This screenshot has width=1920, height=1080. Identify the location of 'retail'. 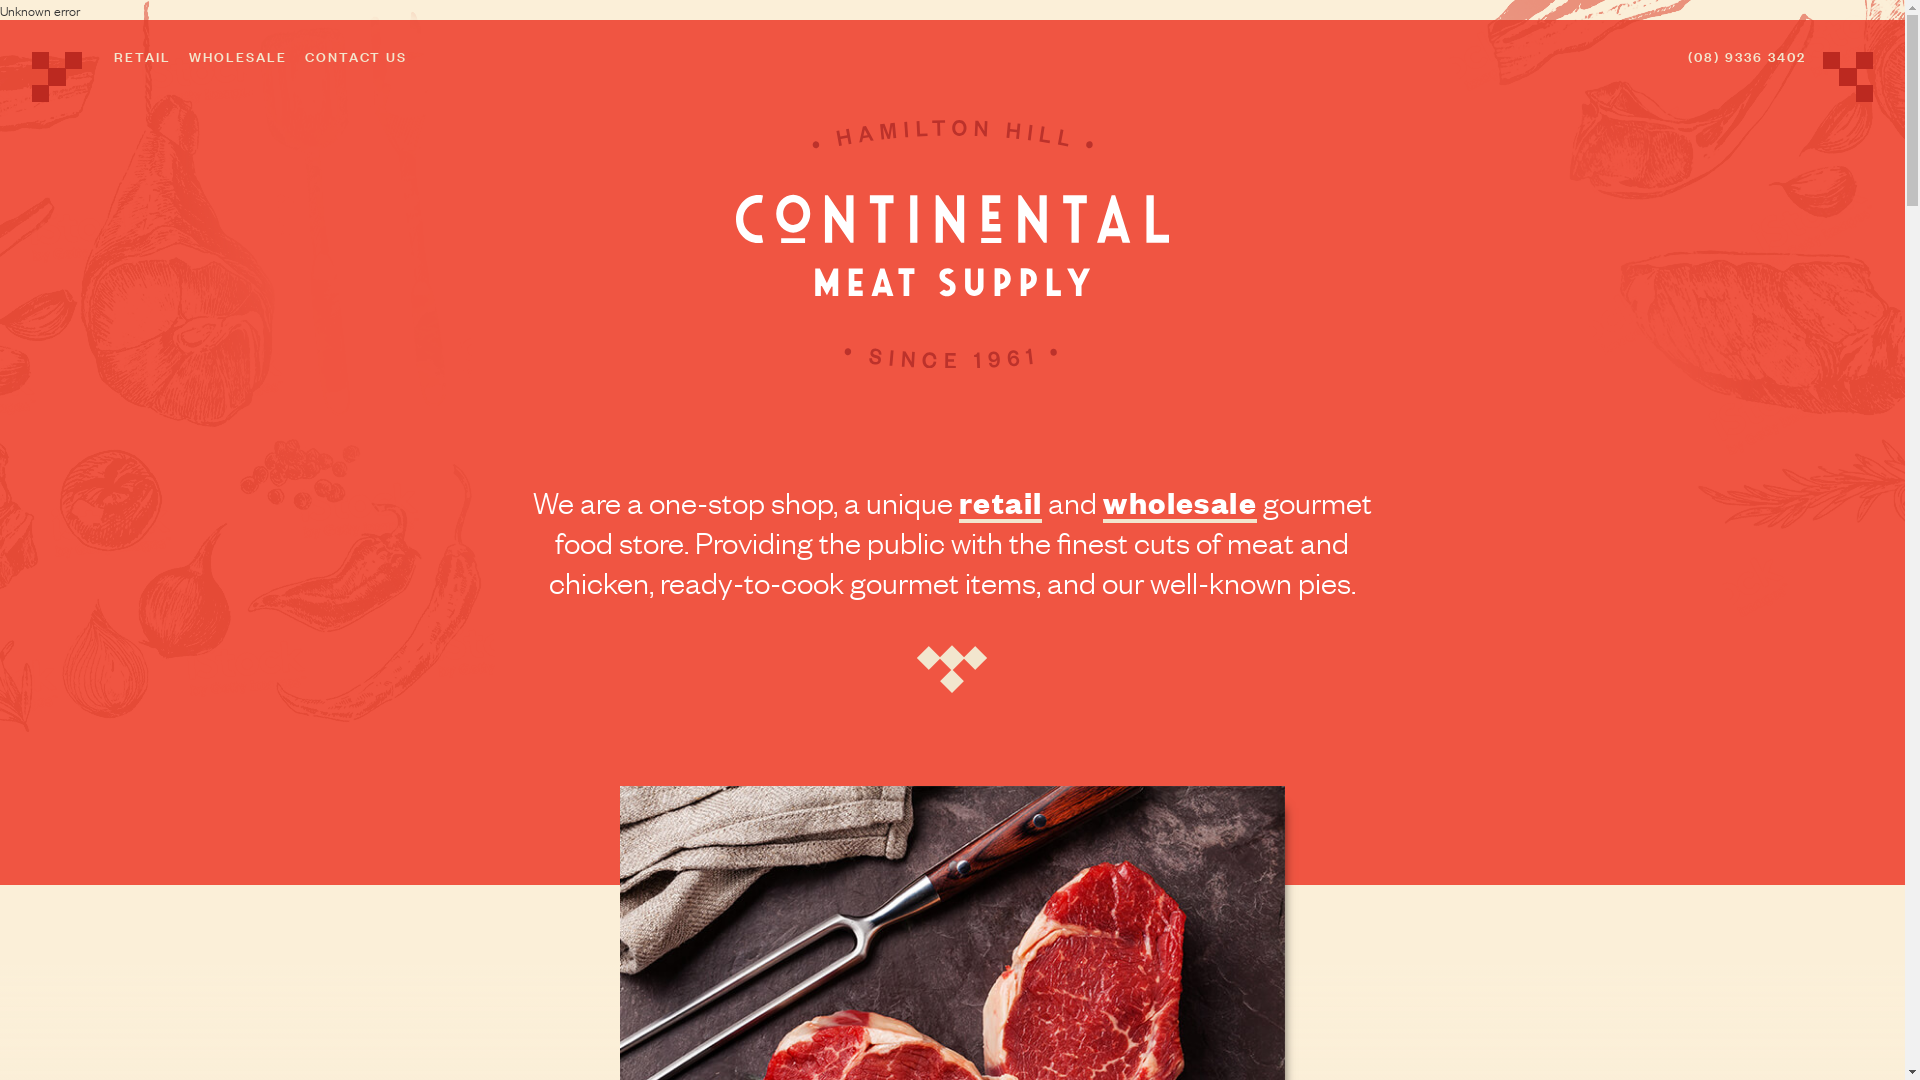
(1000, 500).